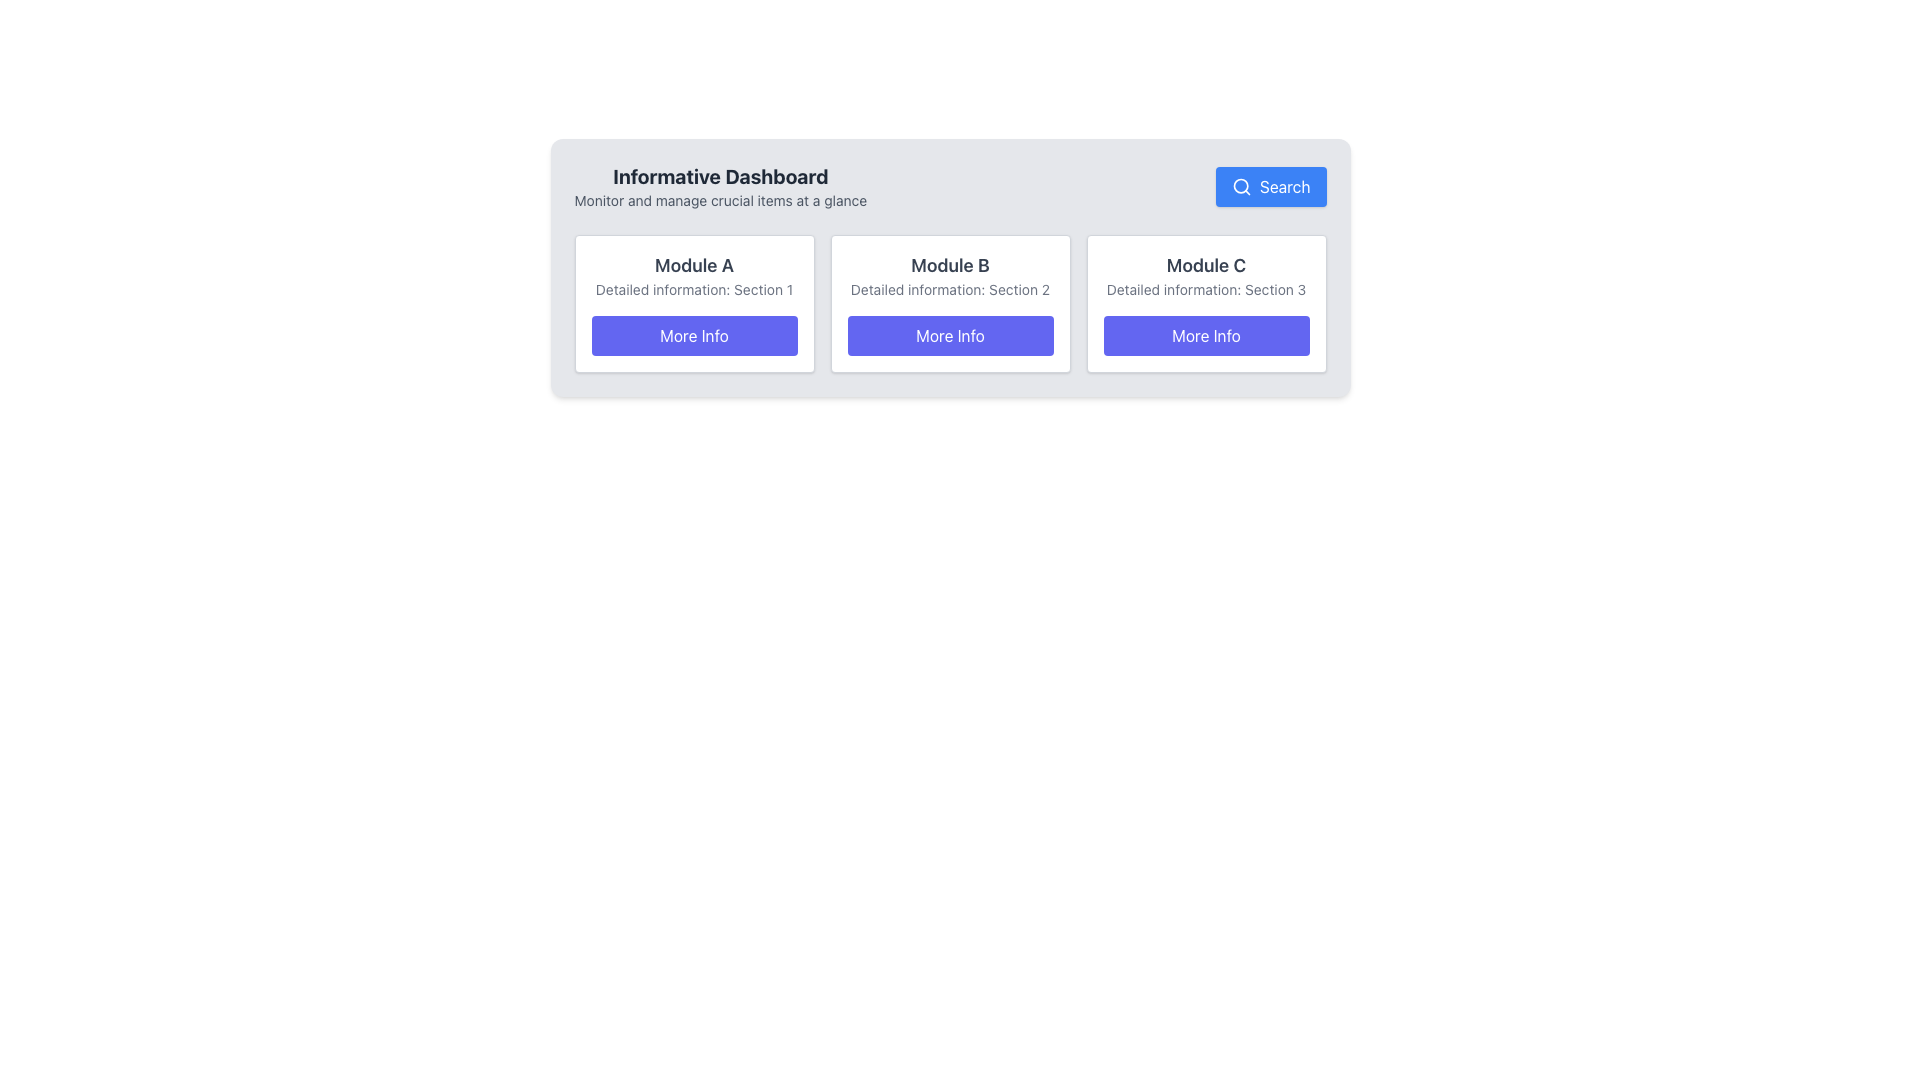  I want to click on the title text positioned at the top of the panel, which is grouped with 'More Info' button, so click(694, 265).